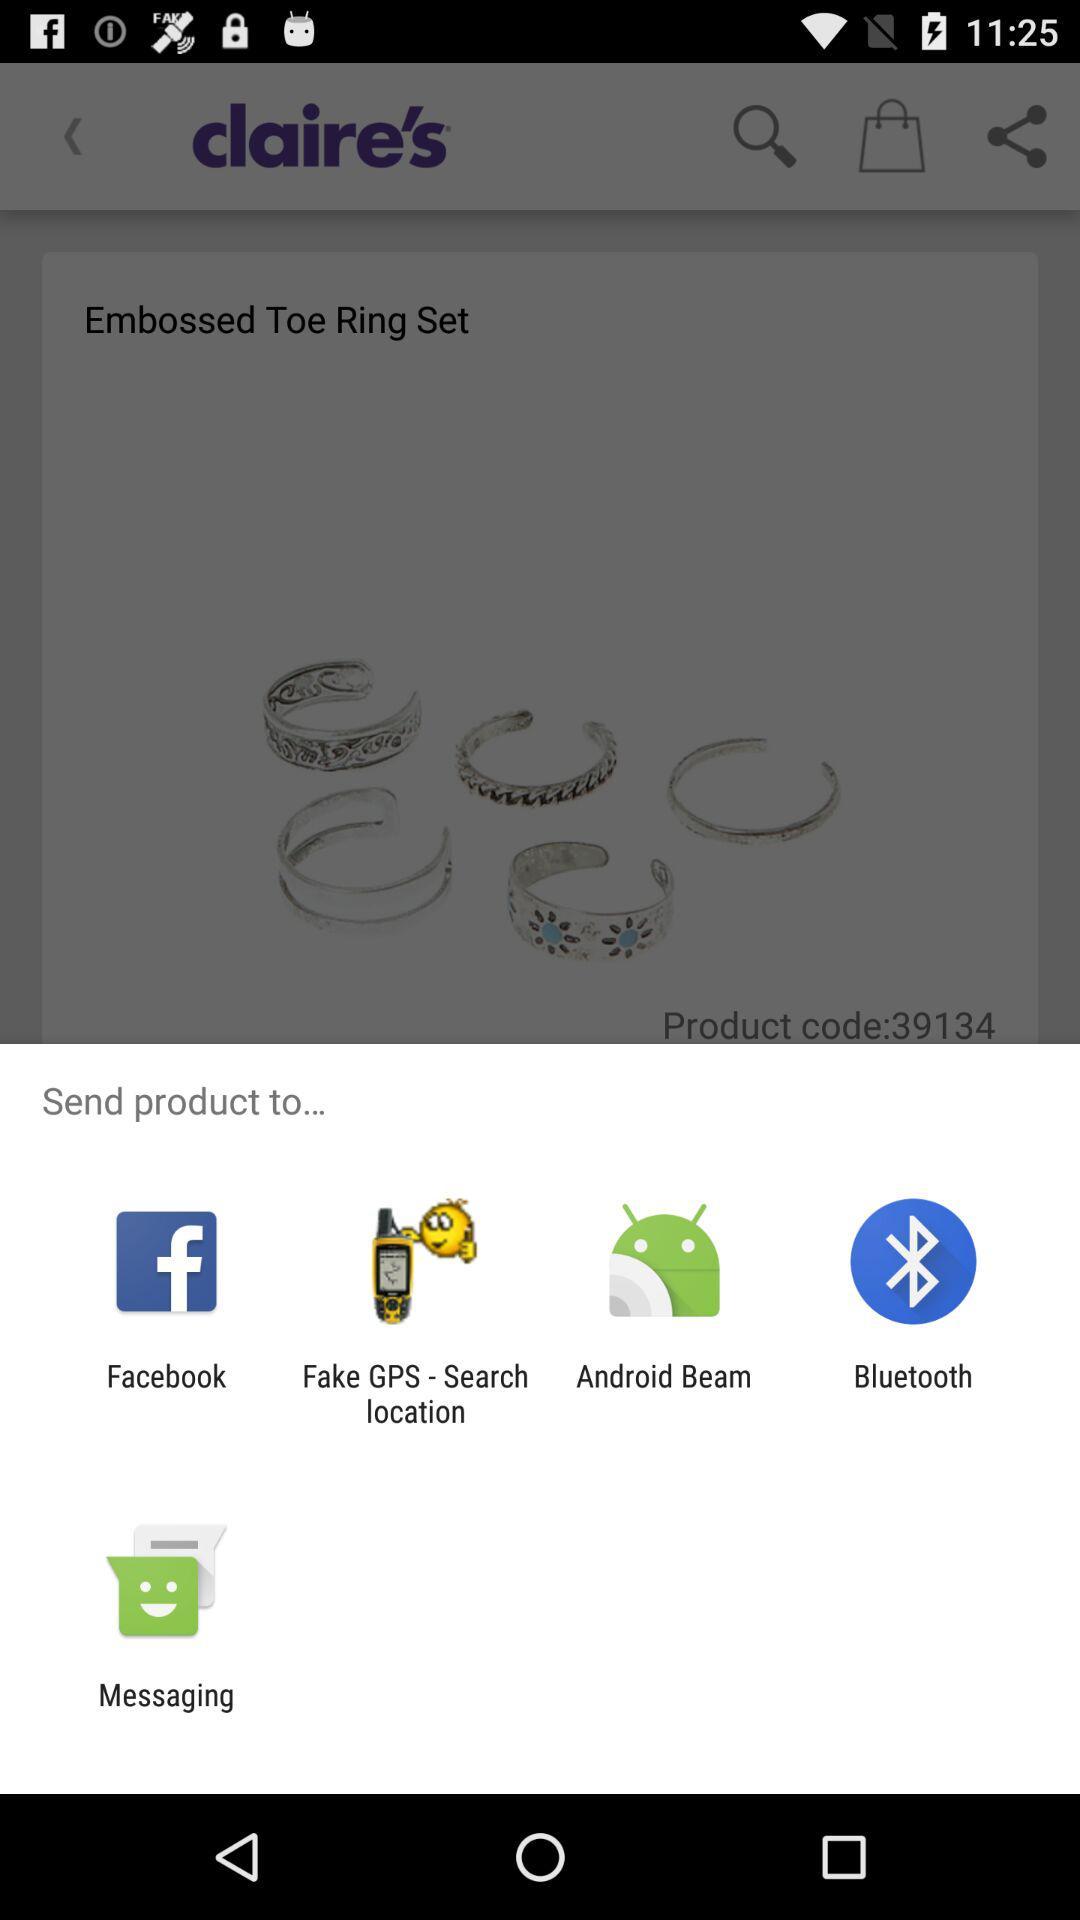 The image size is (1080, 1920). What do you see at coordinates (664, 1392) in the screenshot?
I see `icon to the right of the fake gps search` at bounding box center [664, 1392].